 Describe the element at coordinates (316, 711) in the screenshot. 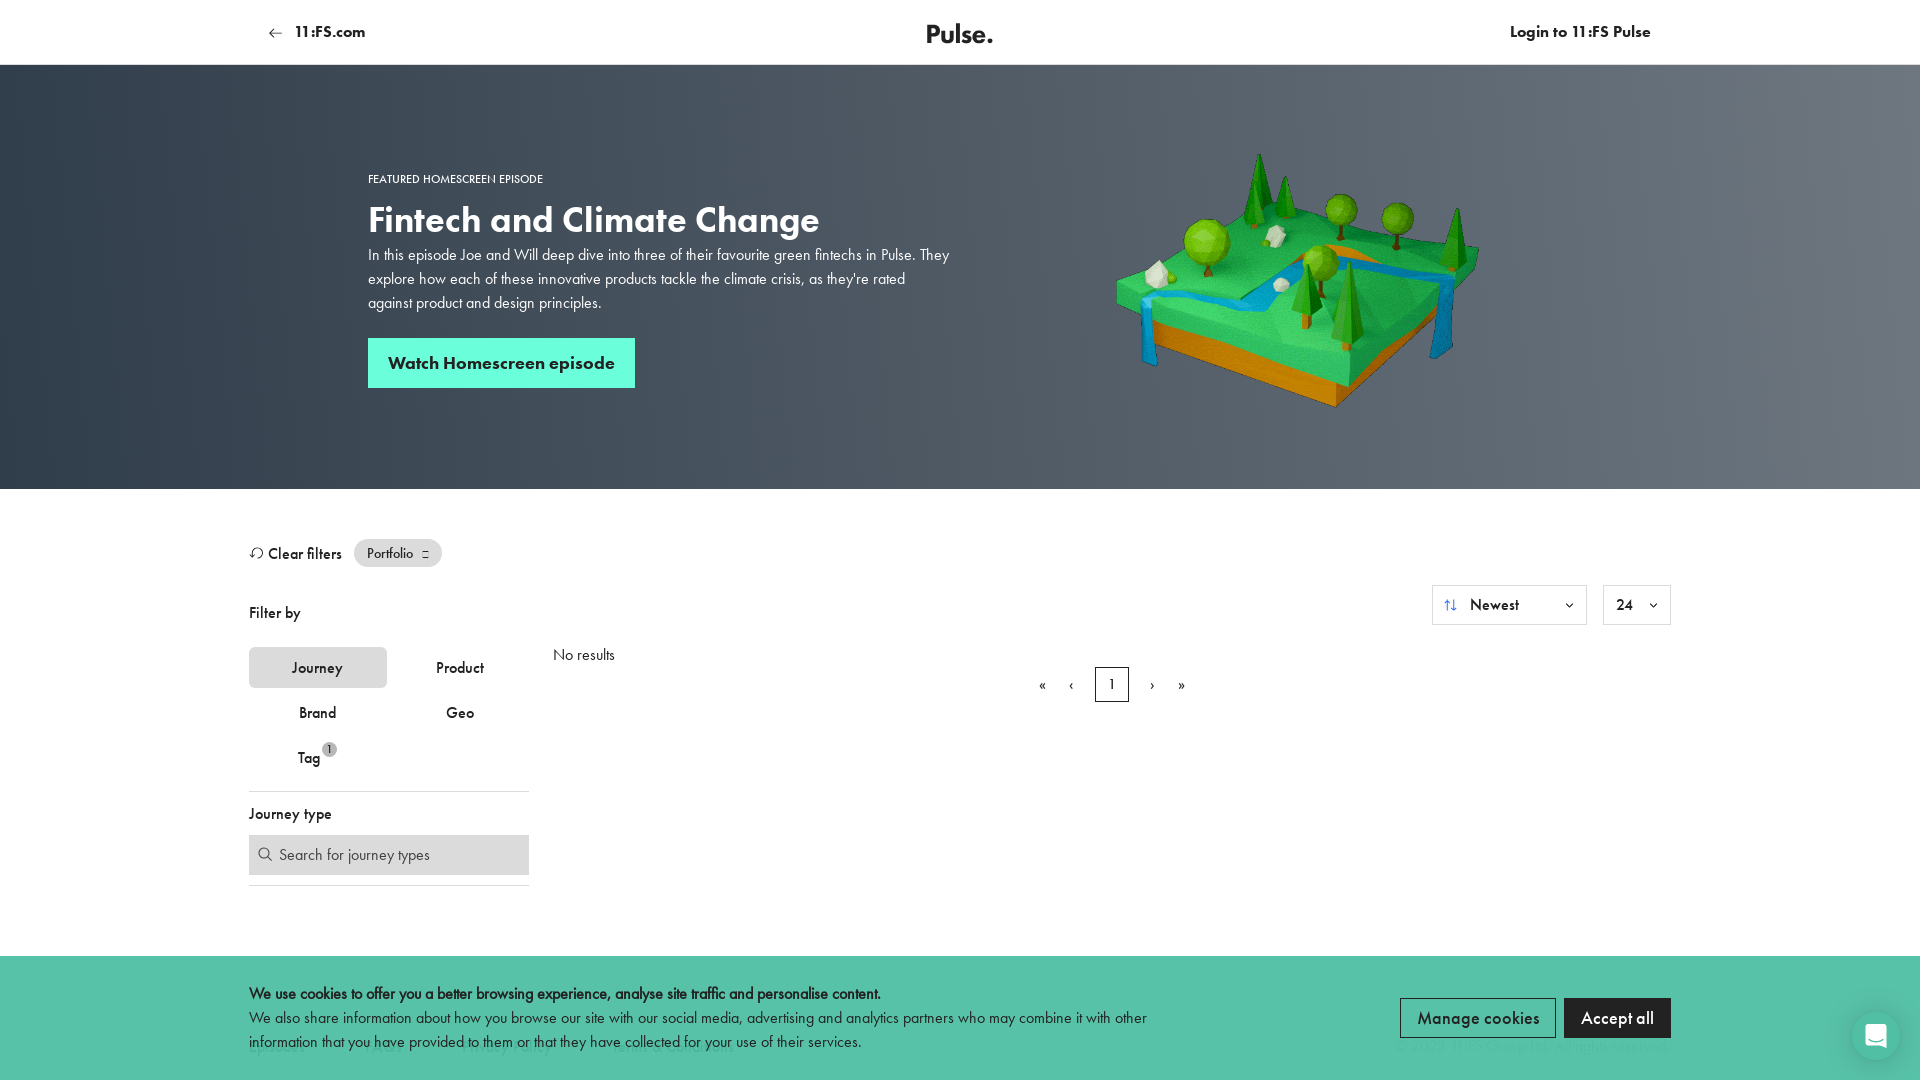

I see `'Brand'` at that location.